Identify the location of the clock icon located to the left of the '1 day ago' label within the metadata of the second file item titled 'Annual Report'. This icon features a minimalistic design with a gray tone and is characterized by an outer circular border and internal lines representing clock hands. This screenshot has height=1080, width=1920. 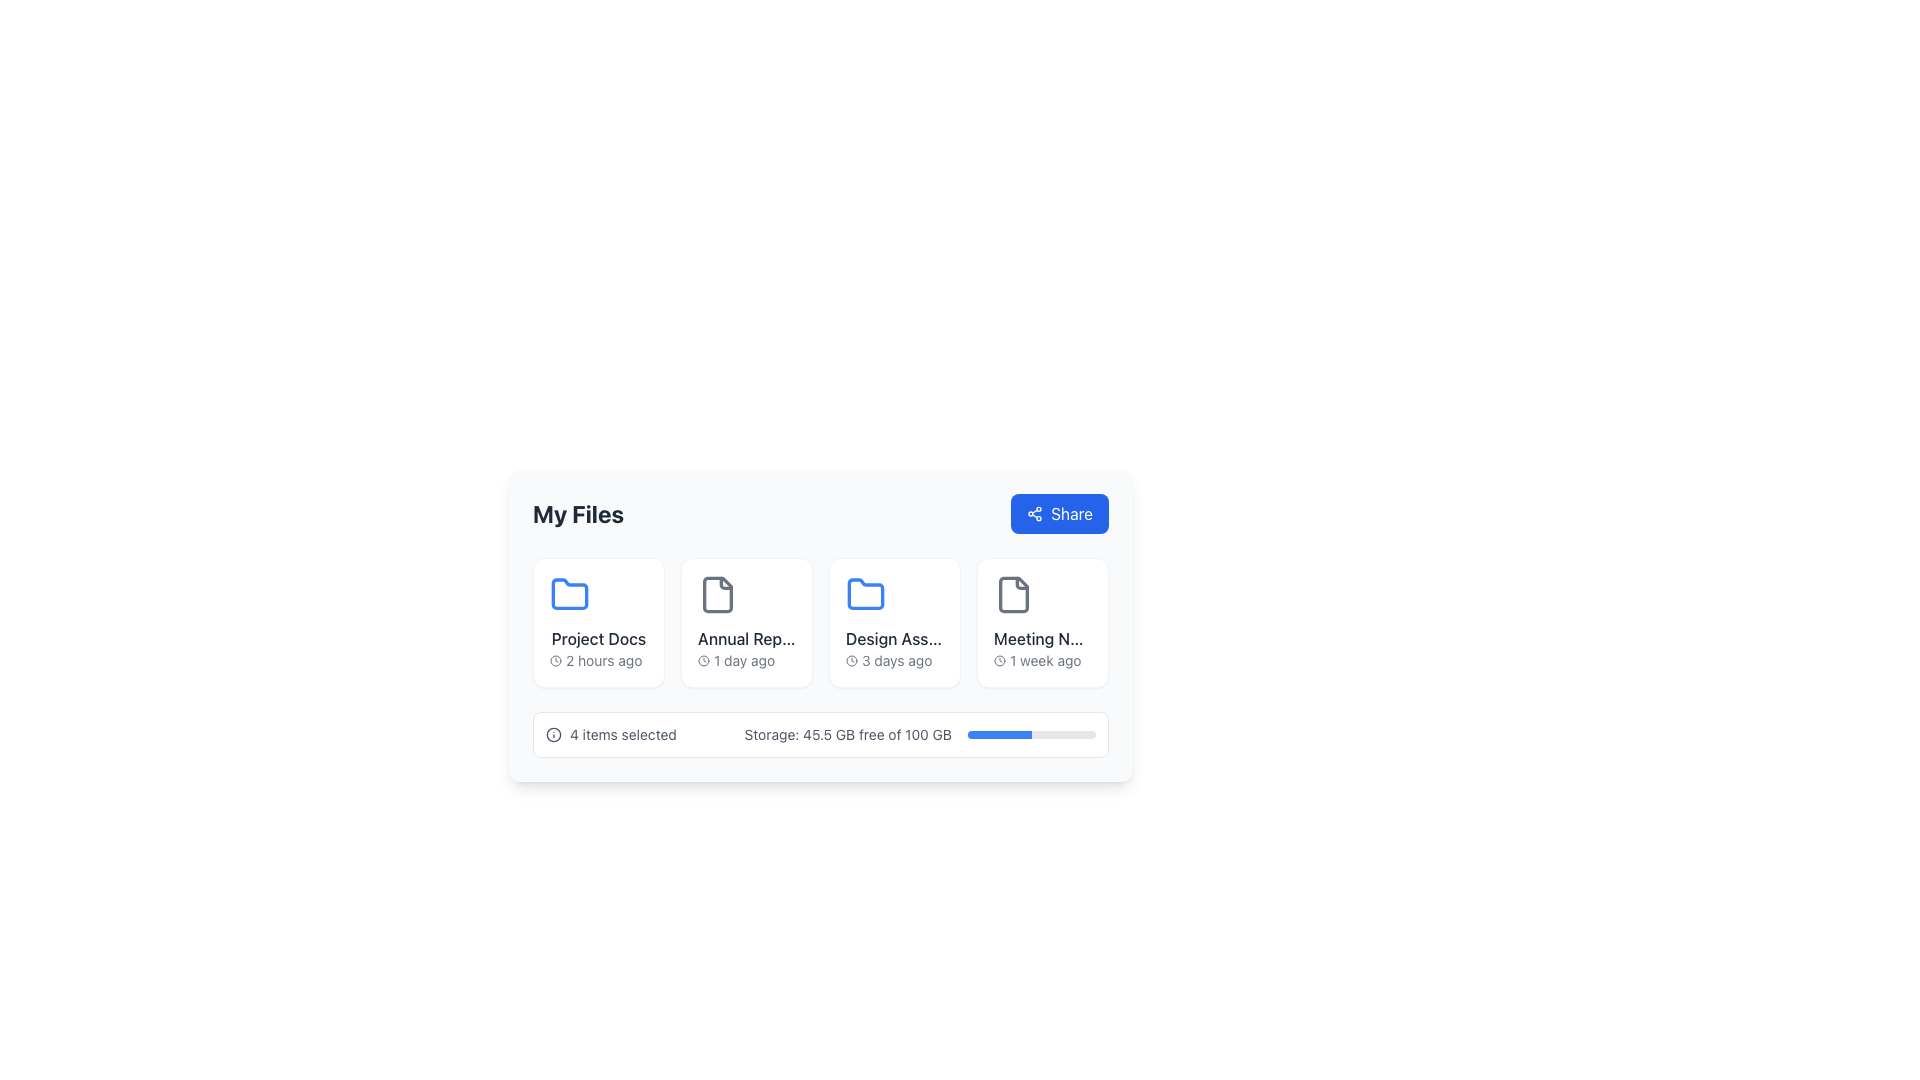
(704, 660).